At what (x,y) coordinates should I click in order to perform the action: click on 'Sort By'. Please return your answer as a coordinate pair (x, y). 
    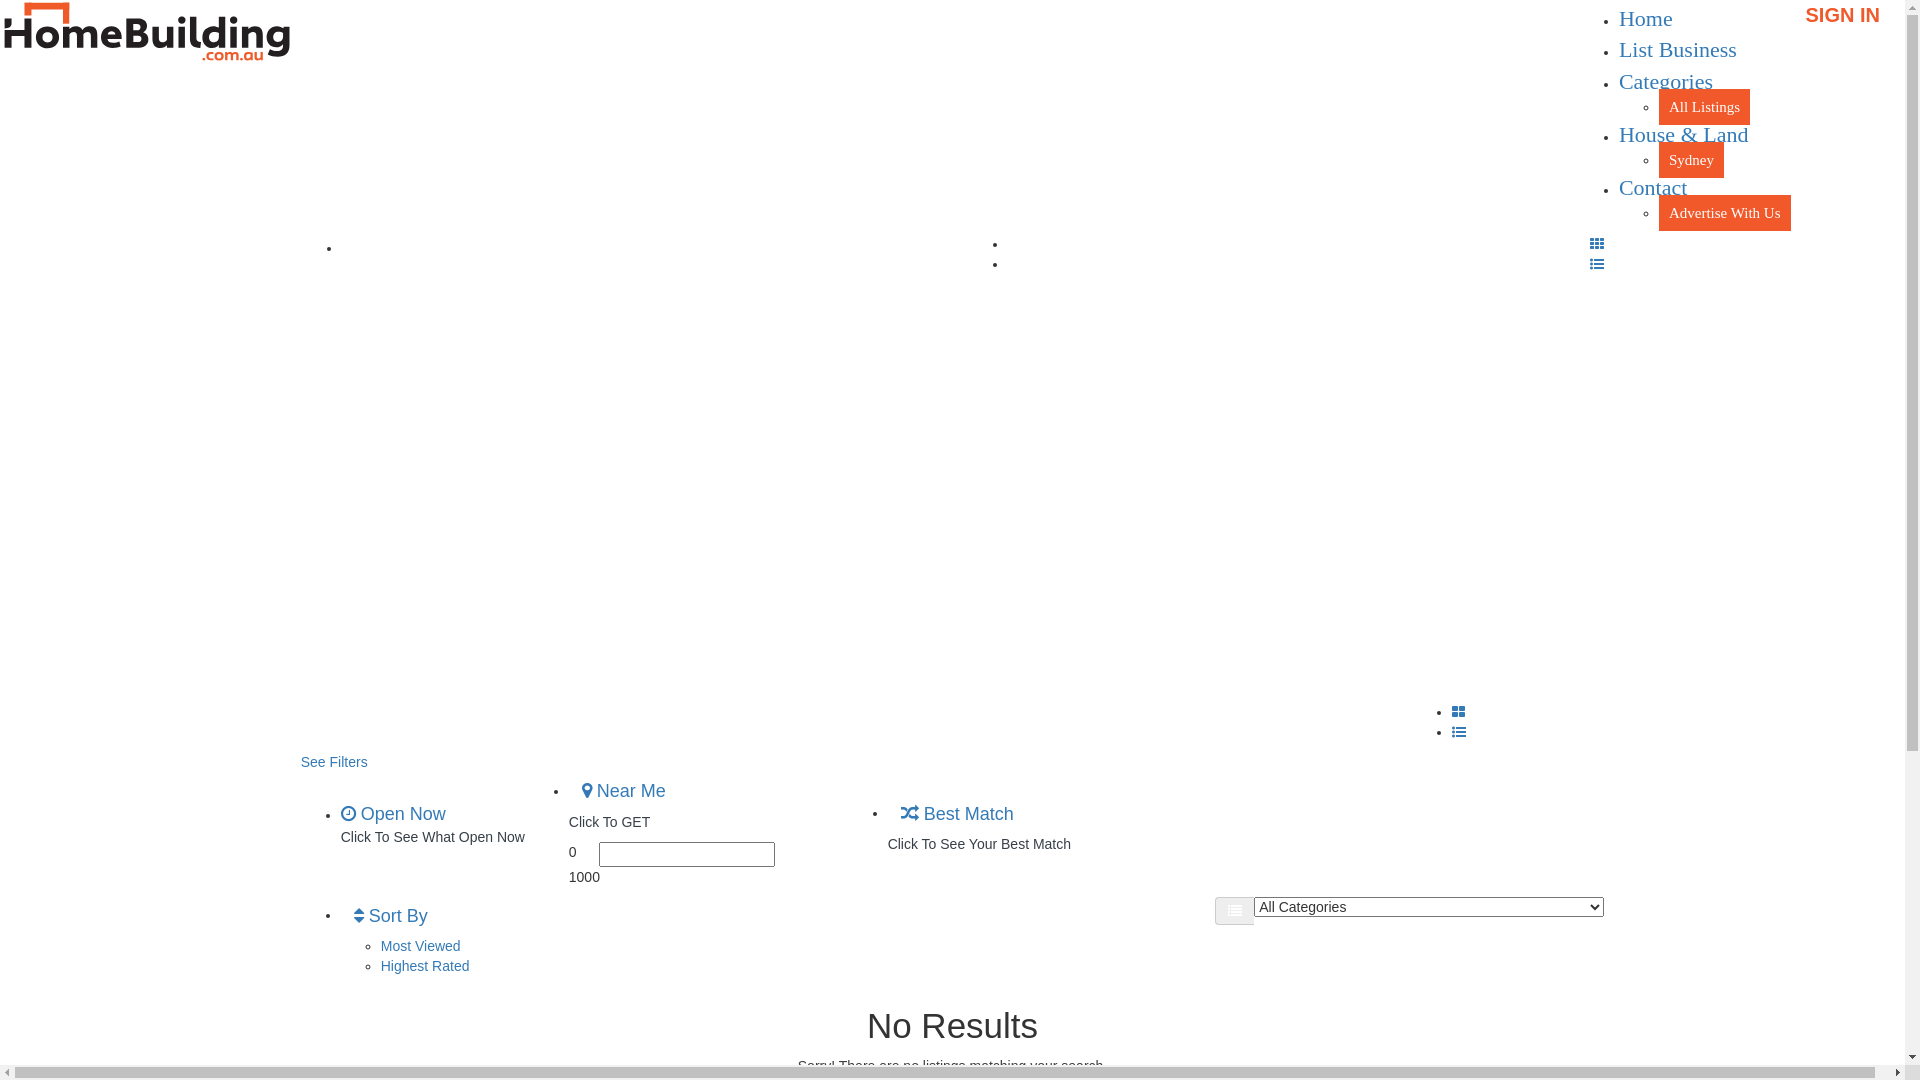
    Looking at the image, I should click on (390, 917).